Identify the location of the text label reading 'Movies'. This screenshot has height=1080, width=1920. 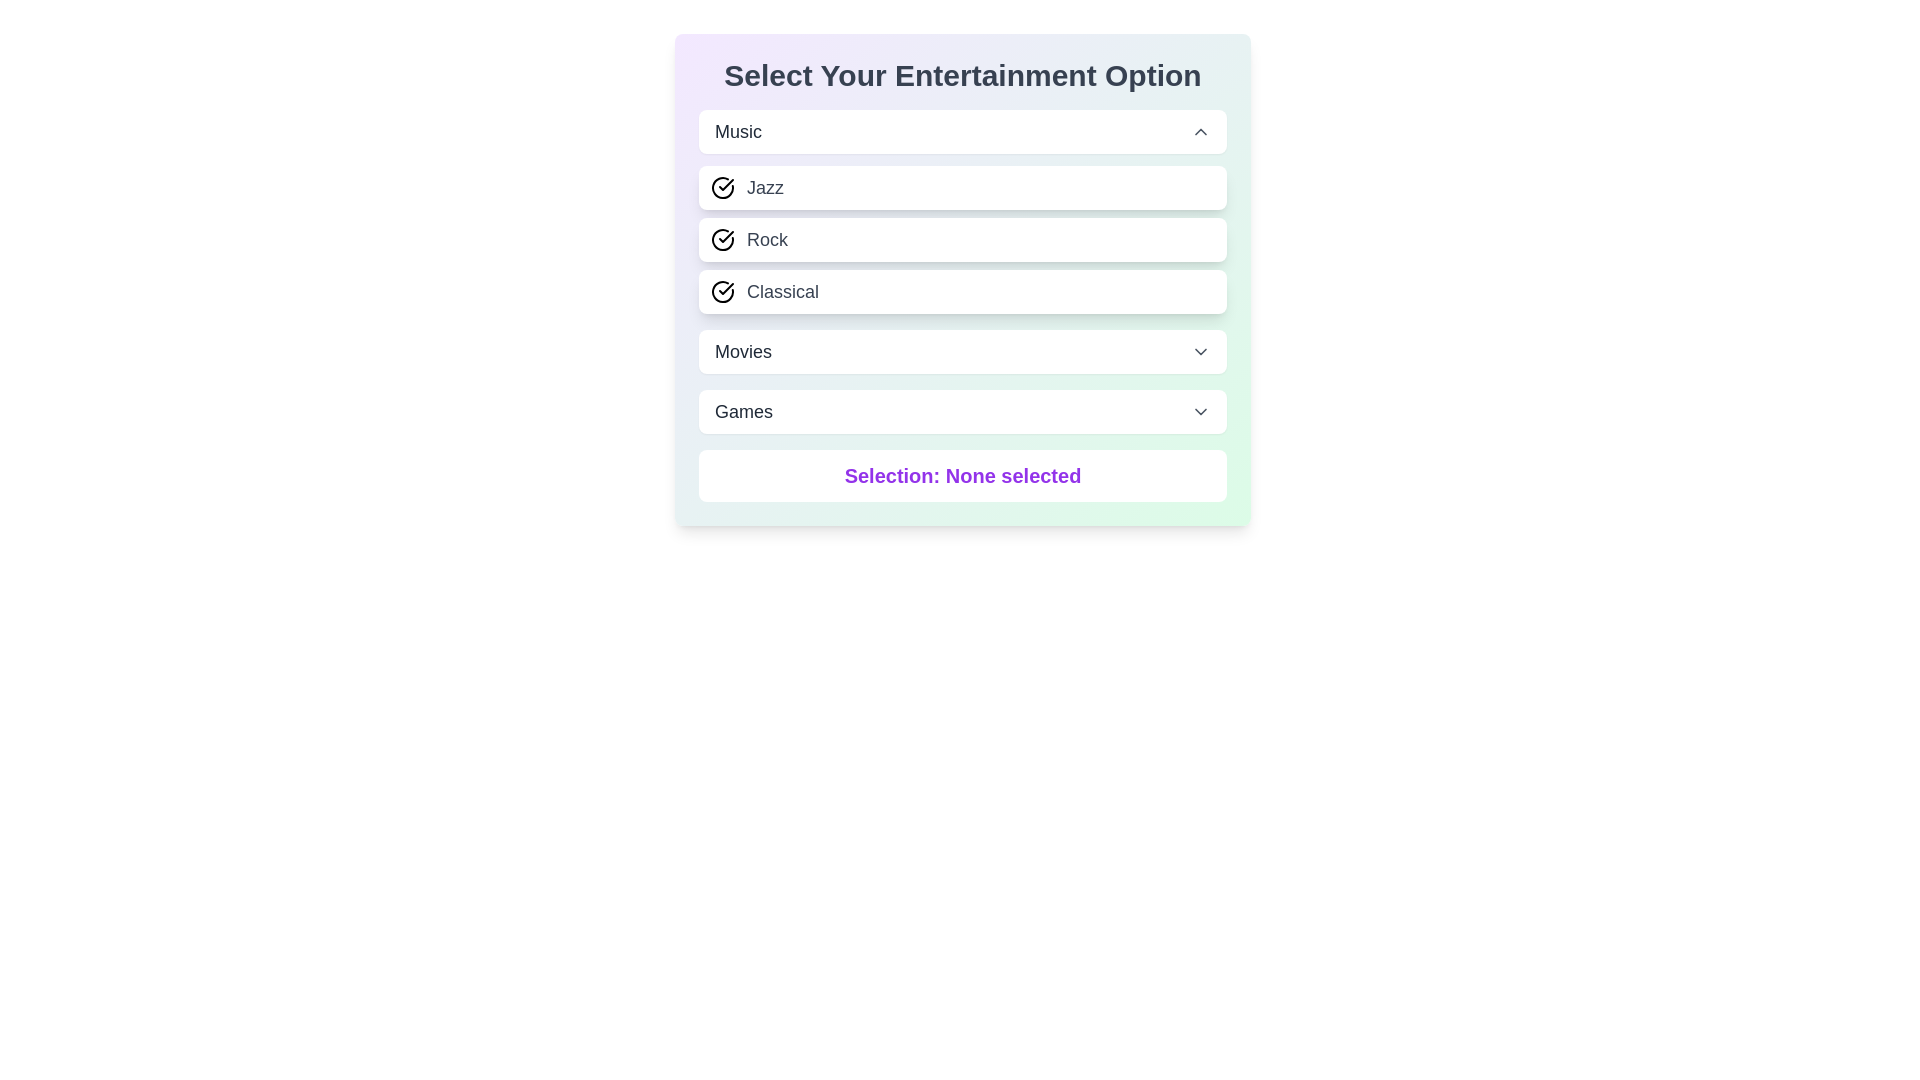
(742, 350).